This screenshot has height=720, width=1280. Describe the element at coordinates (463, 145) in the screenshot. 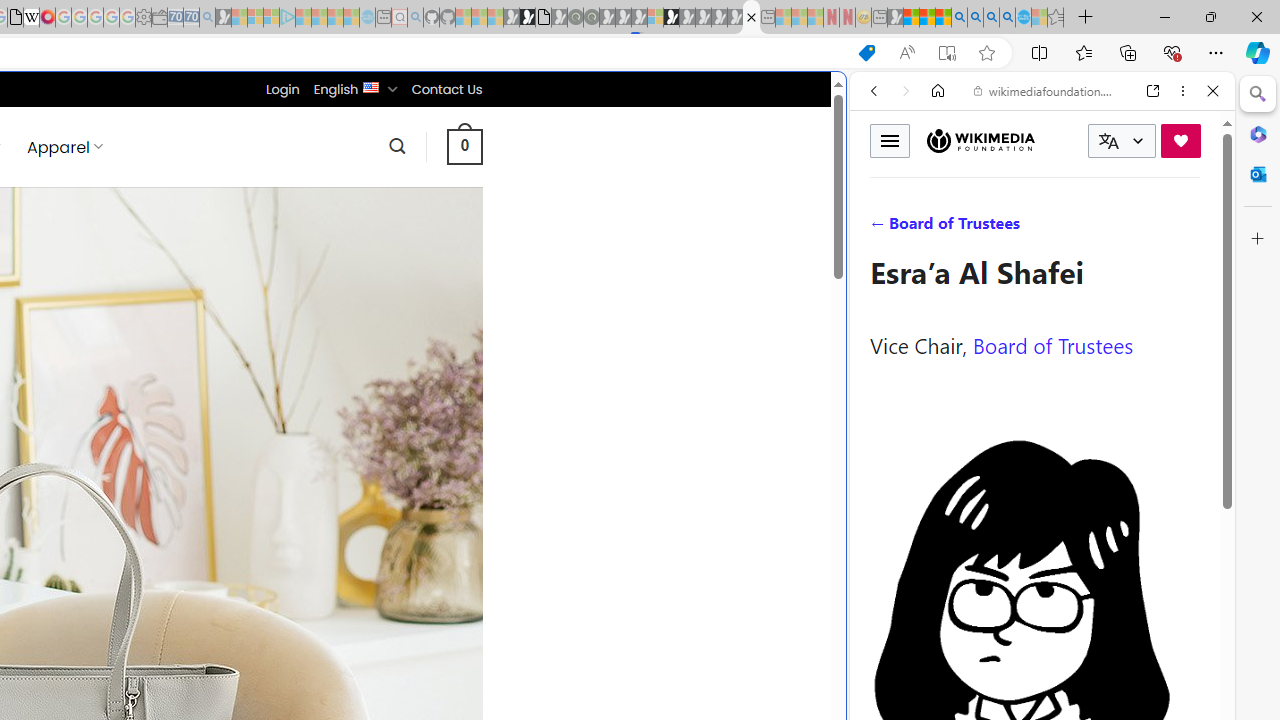

I see `'  0  '` at that location.